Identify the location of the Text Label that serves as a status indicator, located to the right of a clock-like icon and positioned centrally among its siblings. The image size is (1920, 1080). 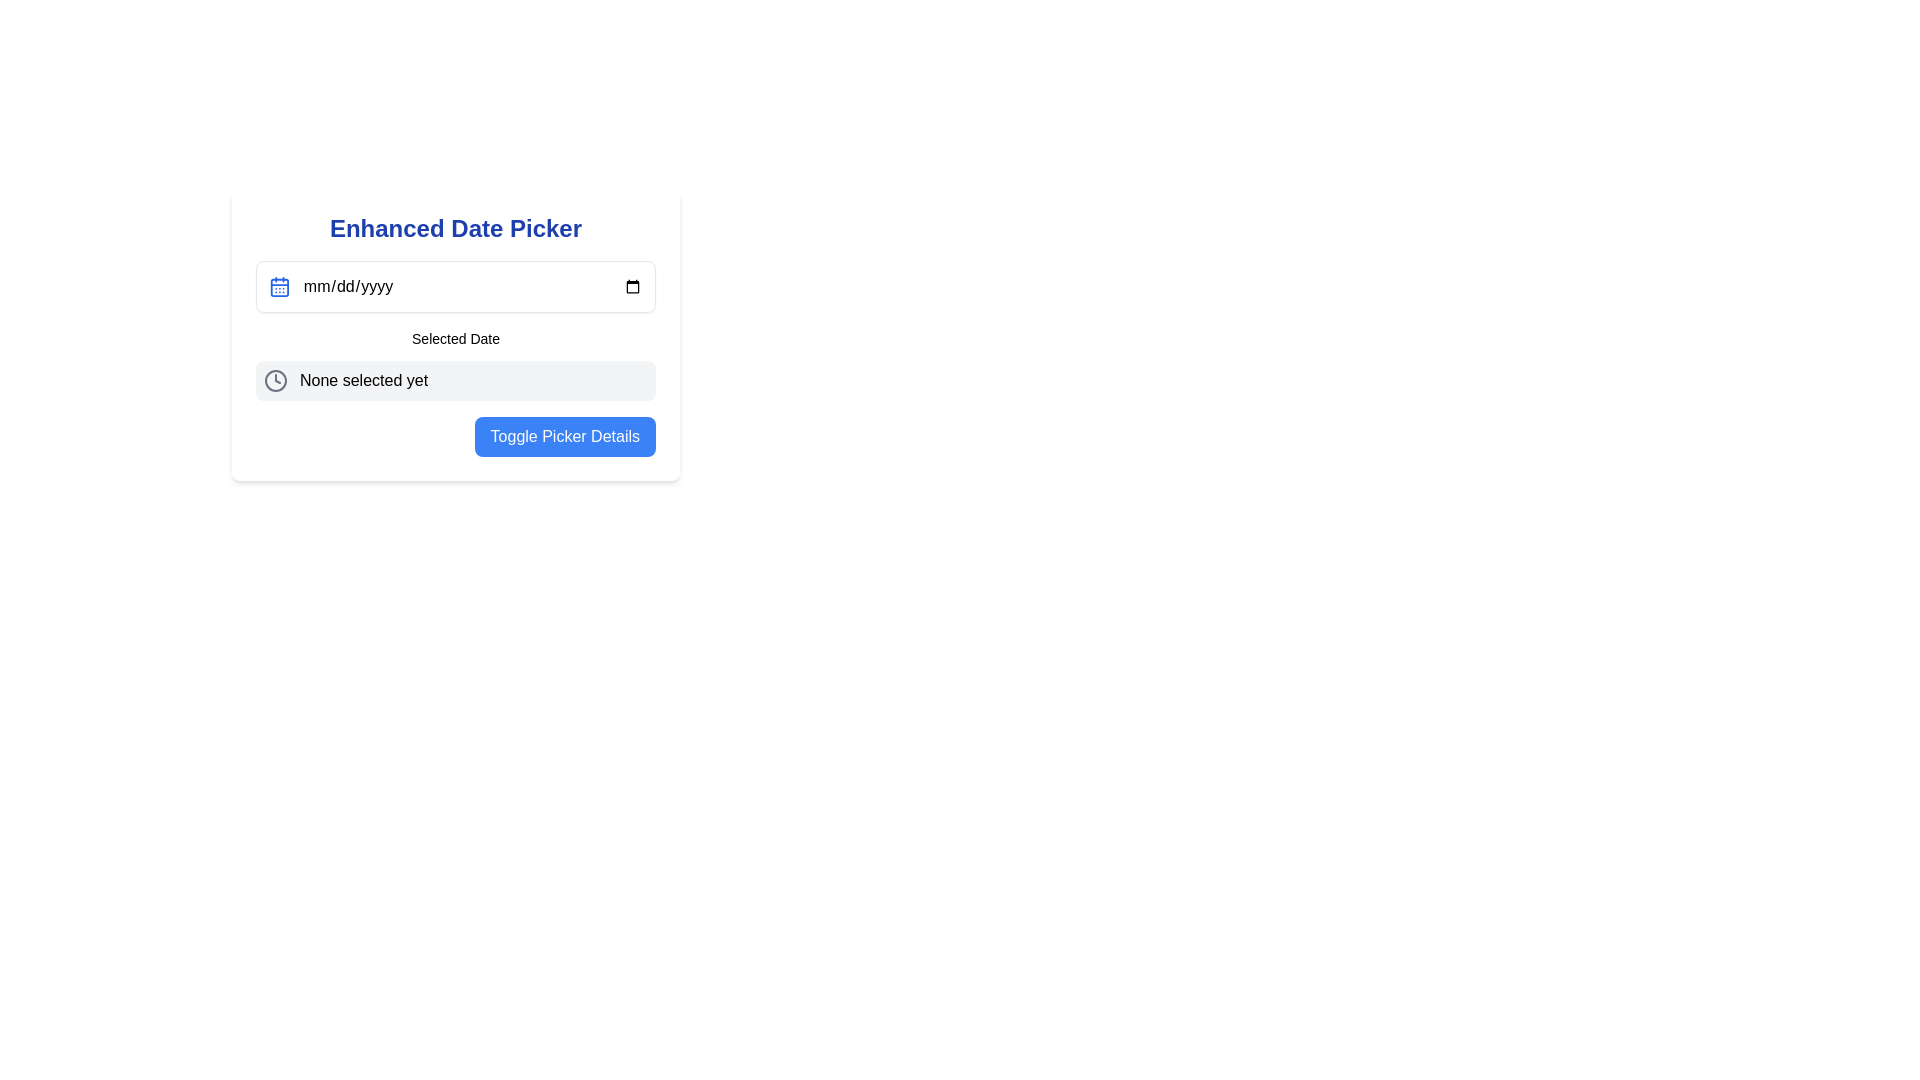
(364, 381).